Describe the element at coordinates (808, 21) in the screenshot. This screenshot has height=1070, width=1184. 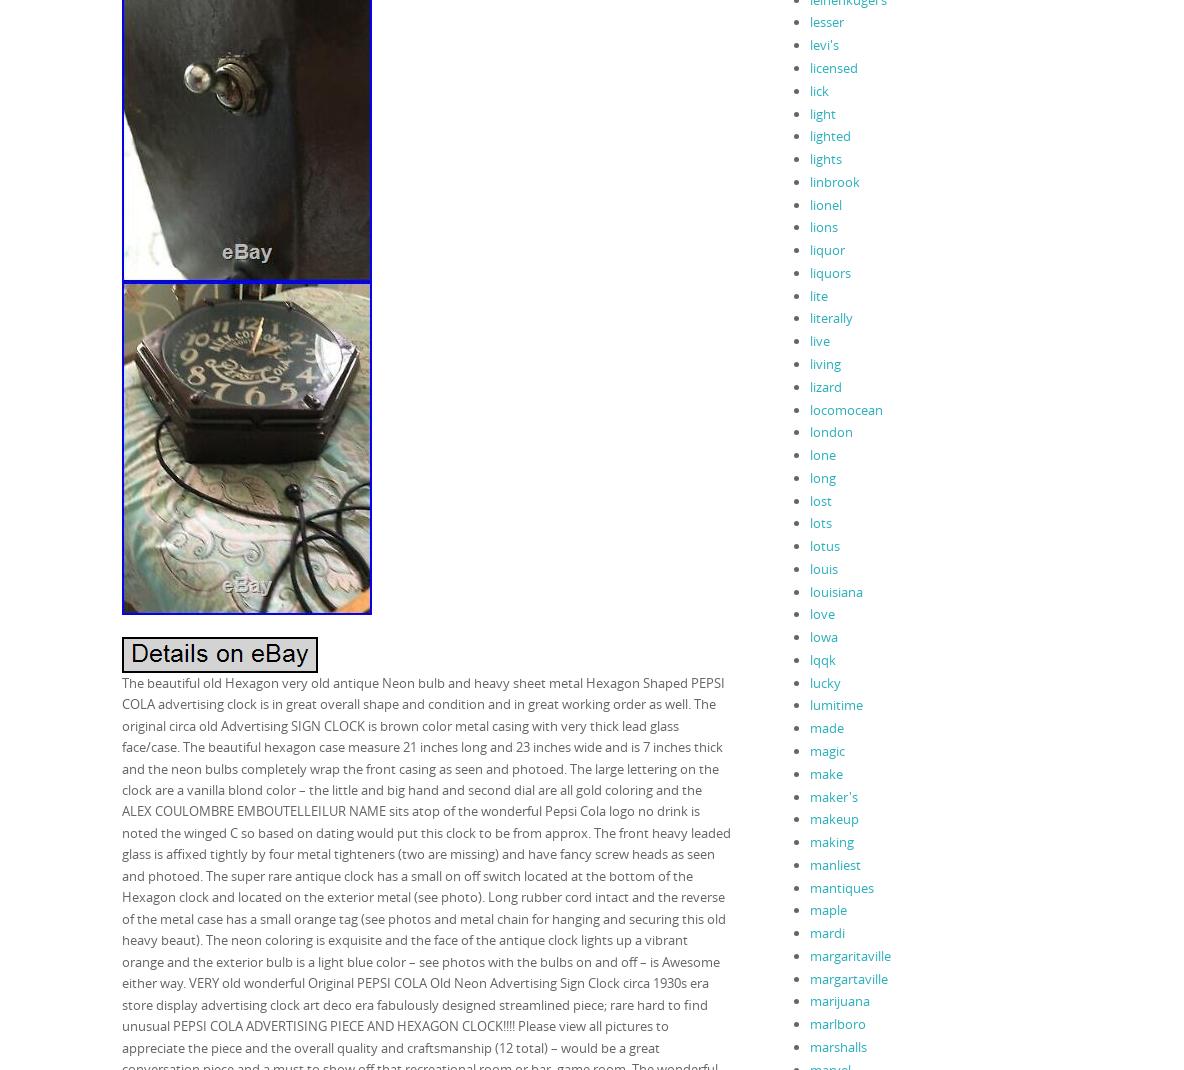
I see `'lesser'` at that location.